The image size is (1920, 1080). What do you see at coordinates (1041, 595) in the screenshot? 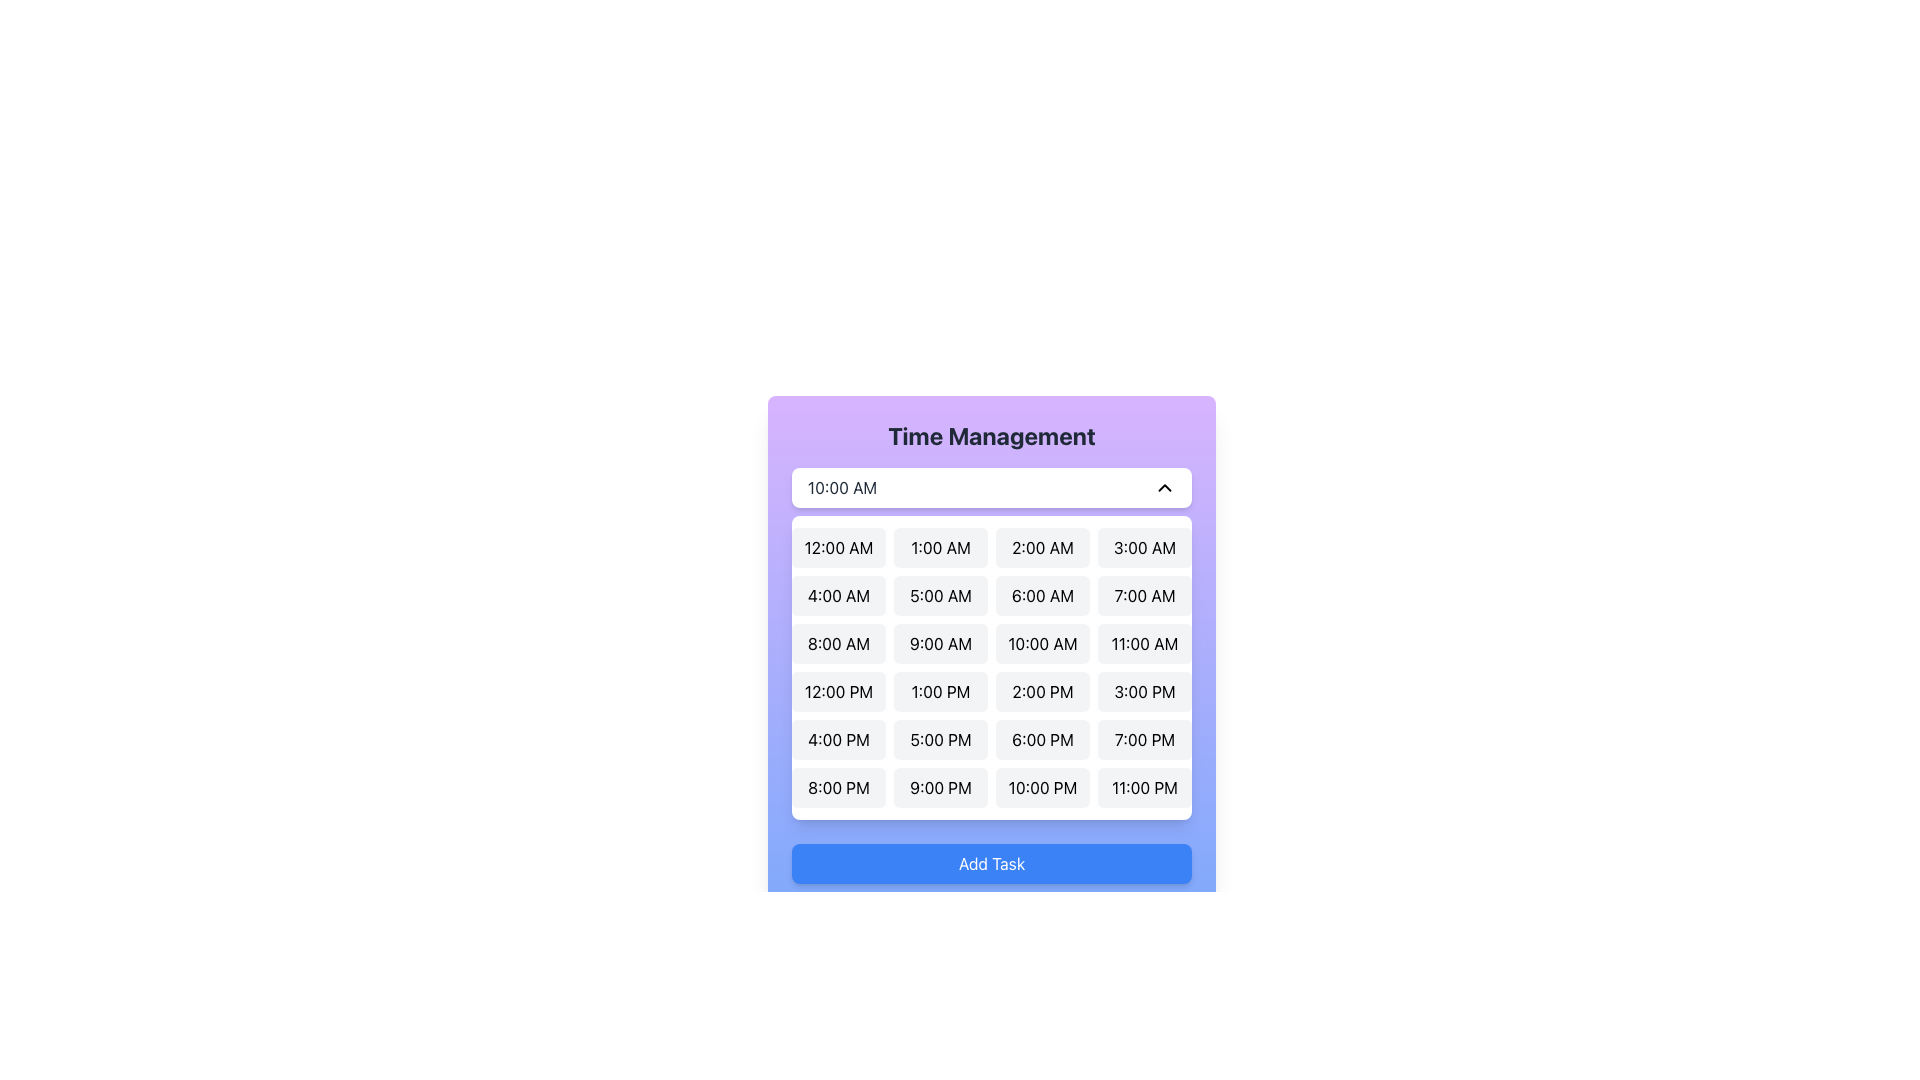
I see `the button displaying '6:00 AM' to change its background color to light blue` at bounding box center [1041, 595].